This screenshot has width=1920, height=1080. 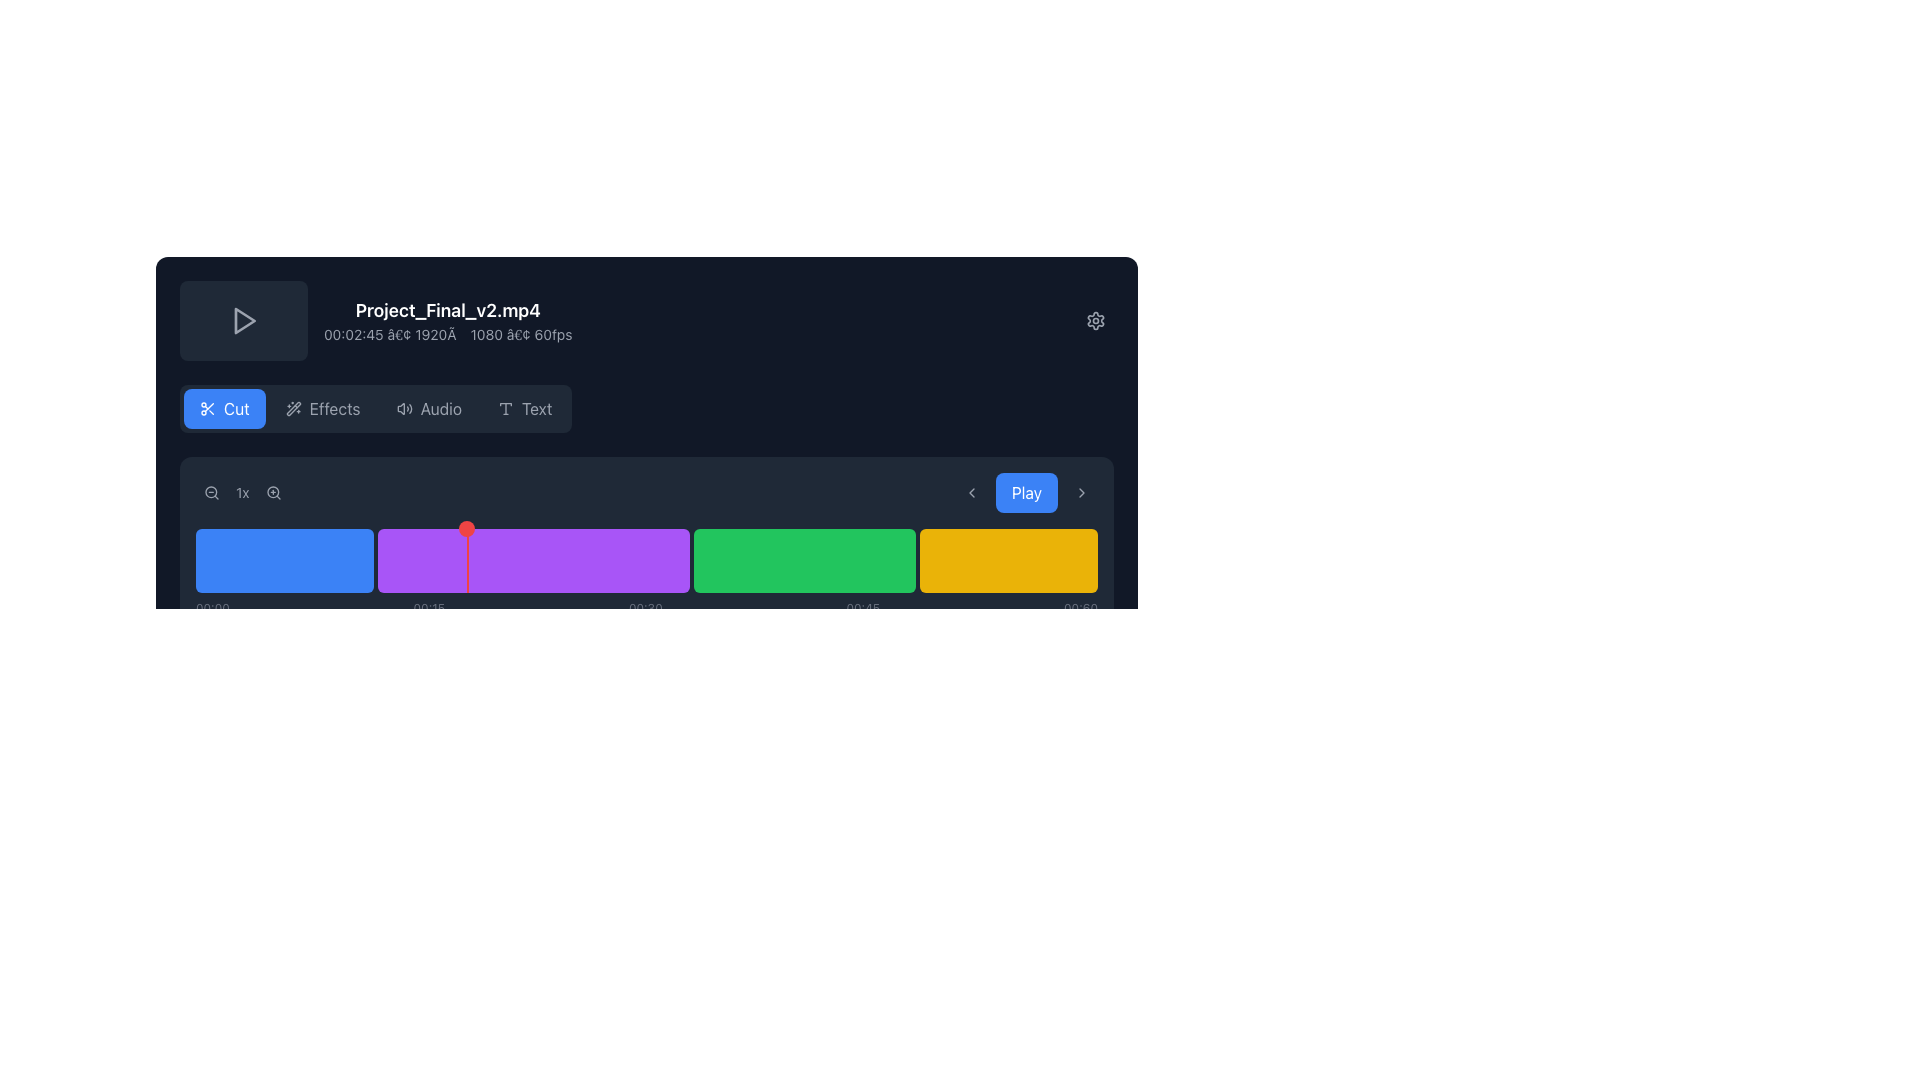 I want to click on the text label displaying 'Text' located in the horizontal bar at the top of the interface, adjacent to the text formatting icon, so click(x=537, y=407).